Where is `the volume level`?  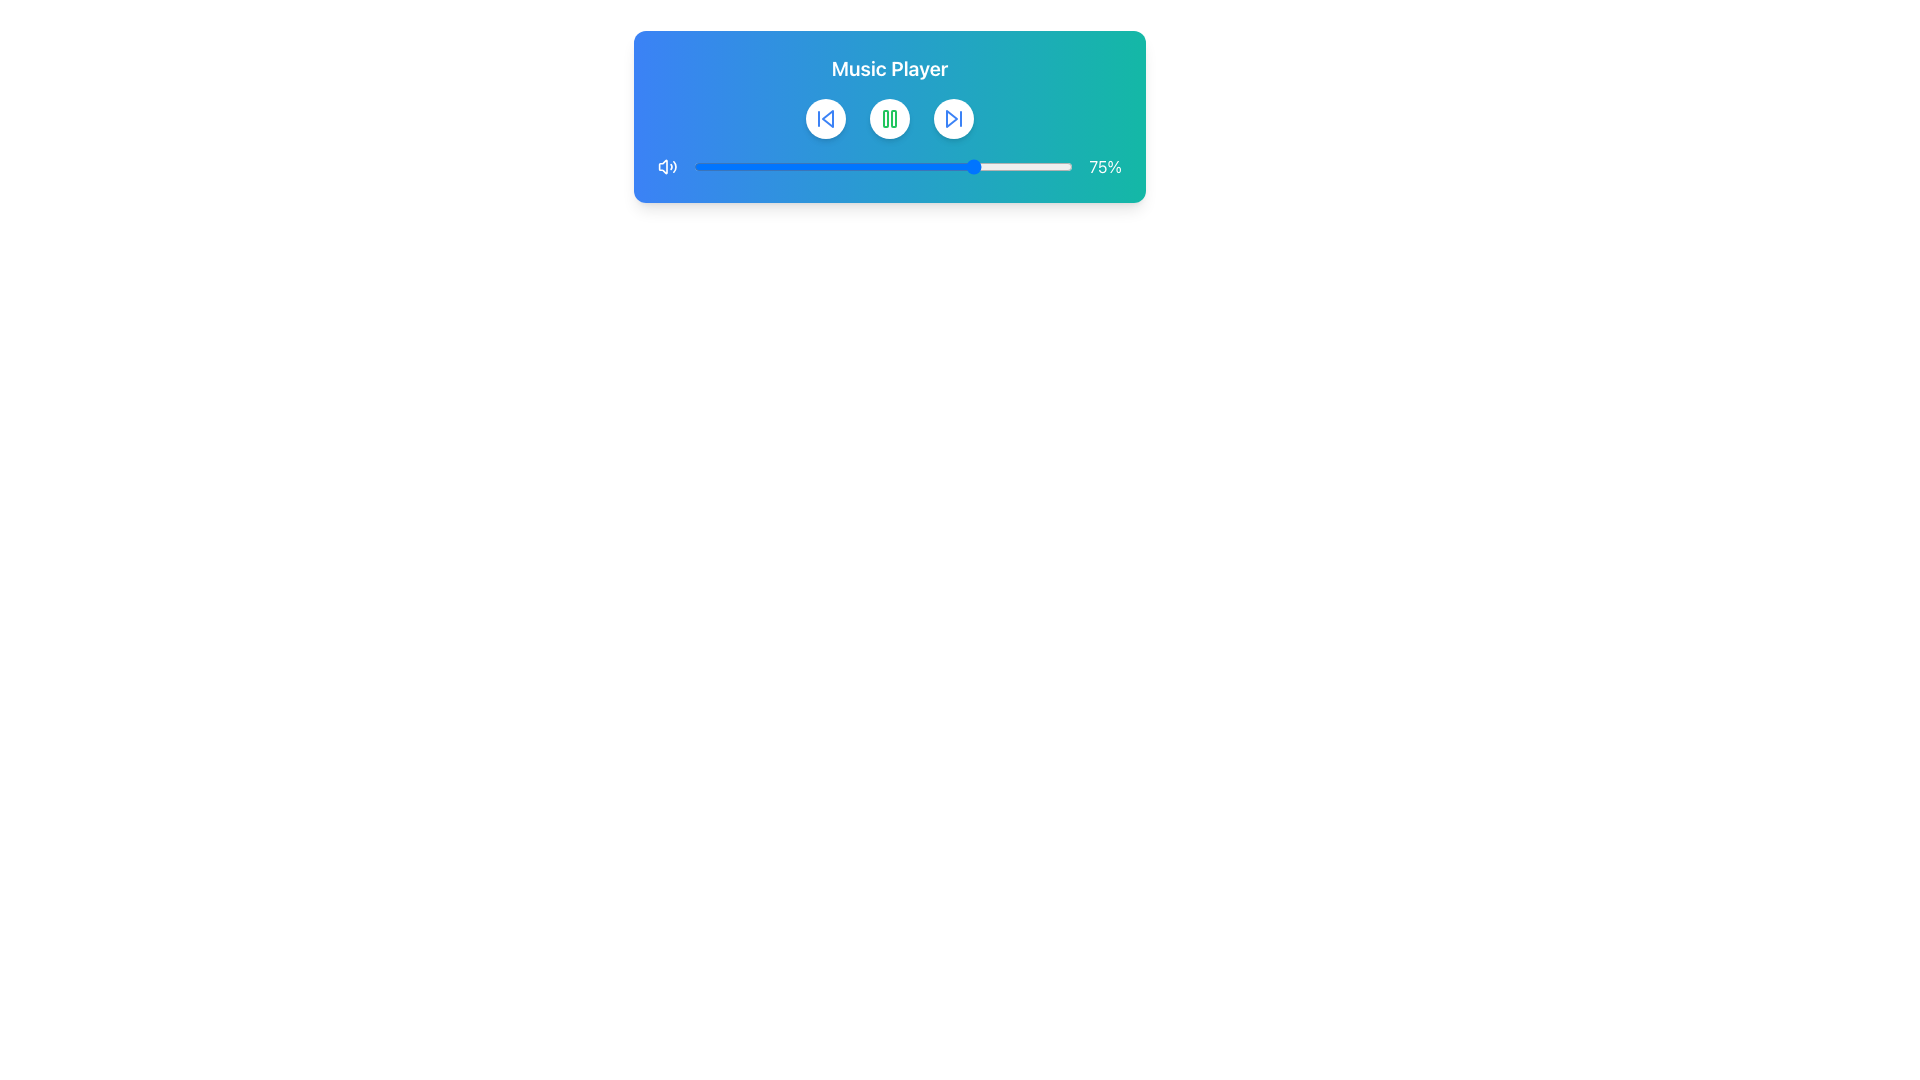 the volume level is located at coordinates (1020, 165).